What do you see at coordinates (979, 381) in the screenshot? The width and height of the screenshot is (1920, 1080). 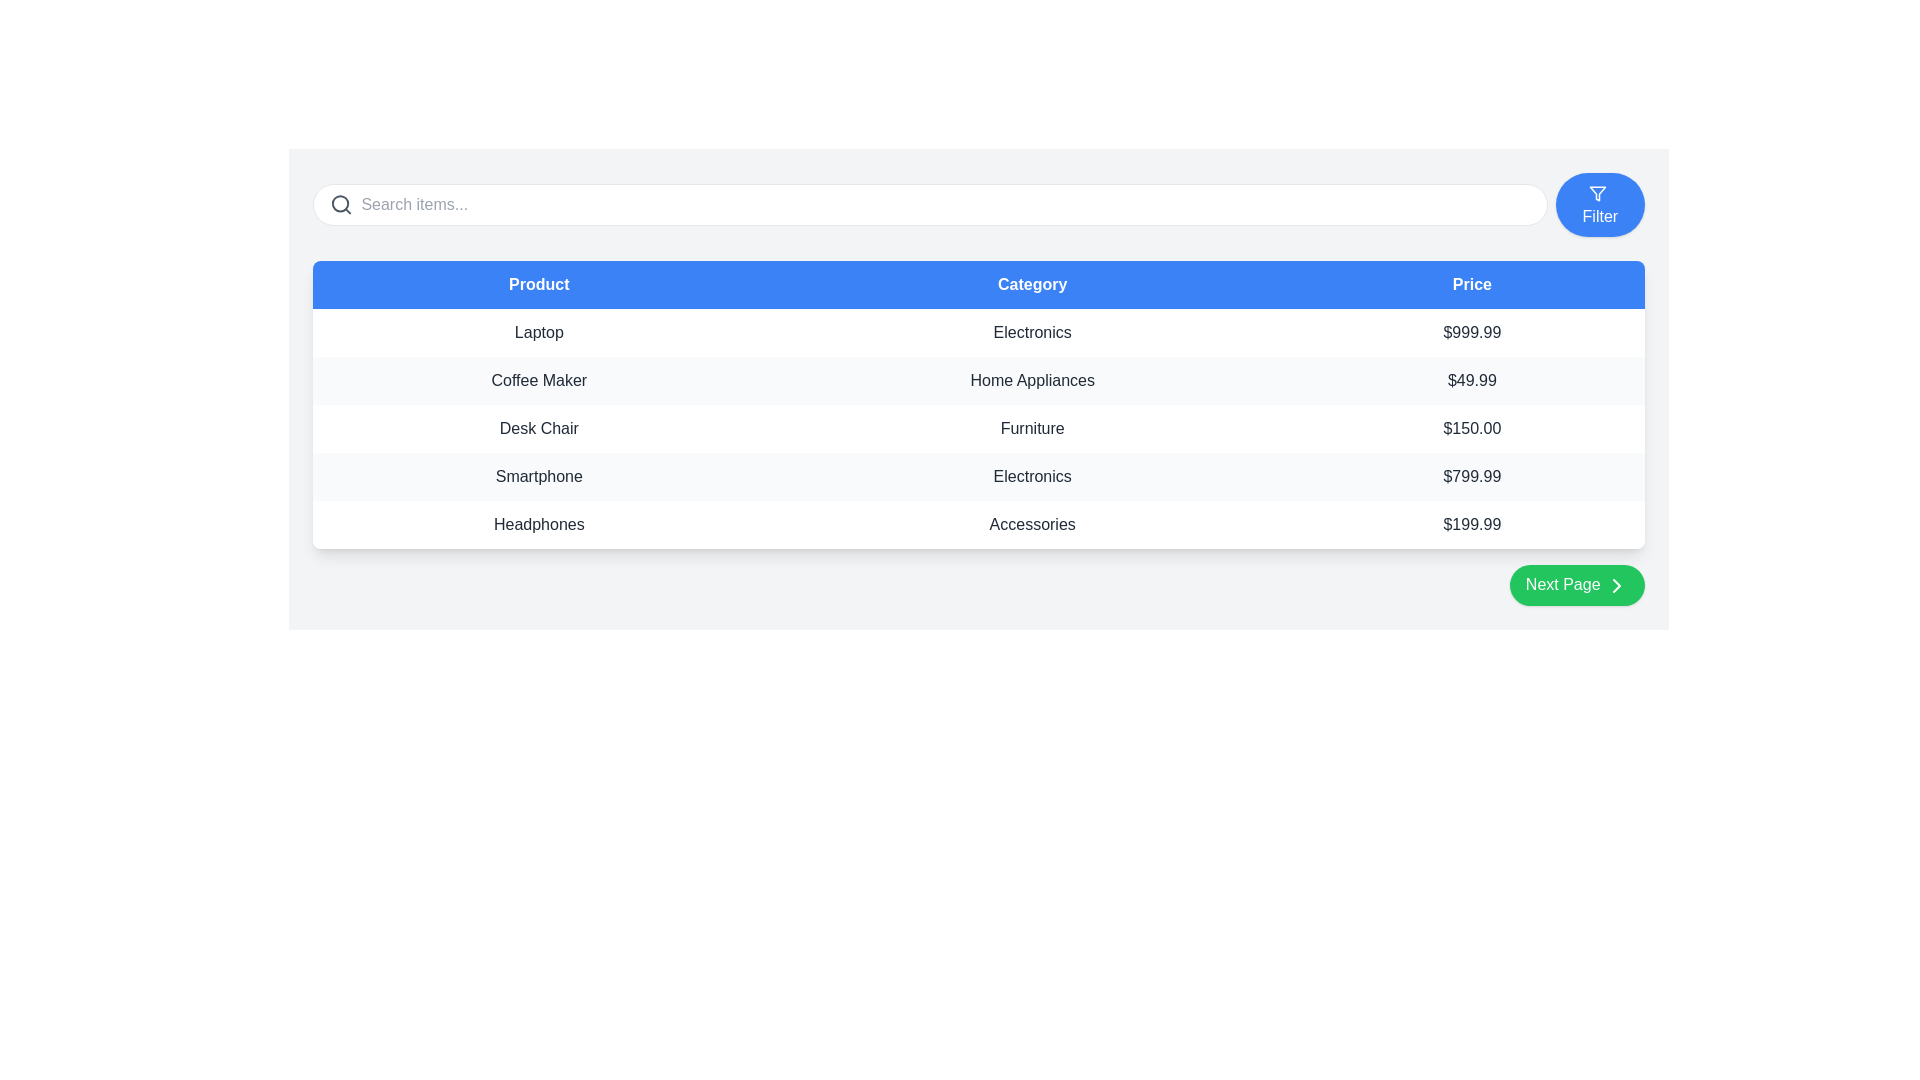 I see `the second row in the table containing 'Coffee Maker', 'Home Appliances', and '$49.99'` at bounding box center [979, 381].